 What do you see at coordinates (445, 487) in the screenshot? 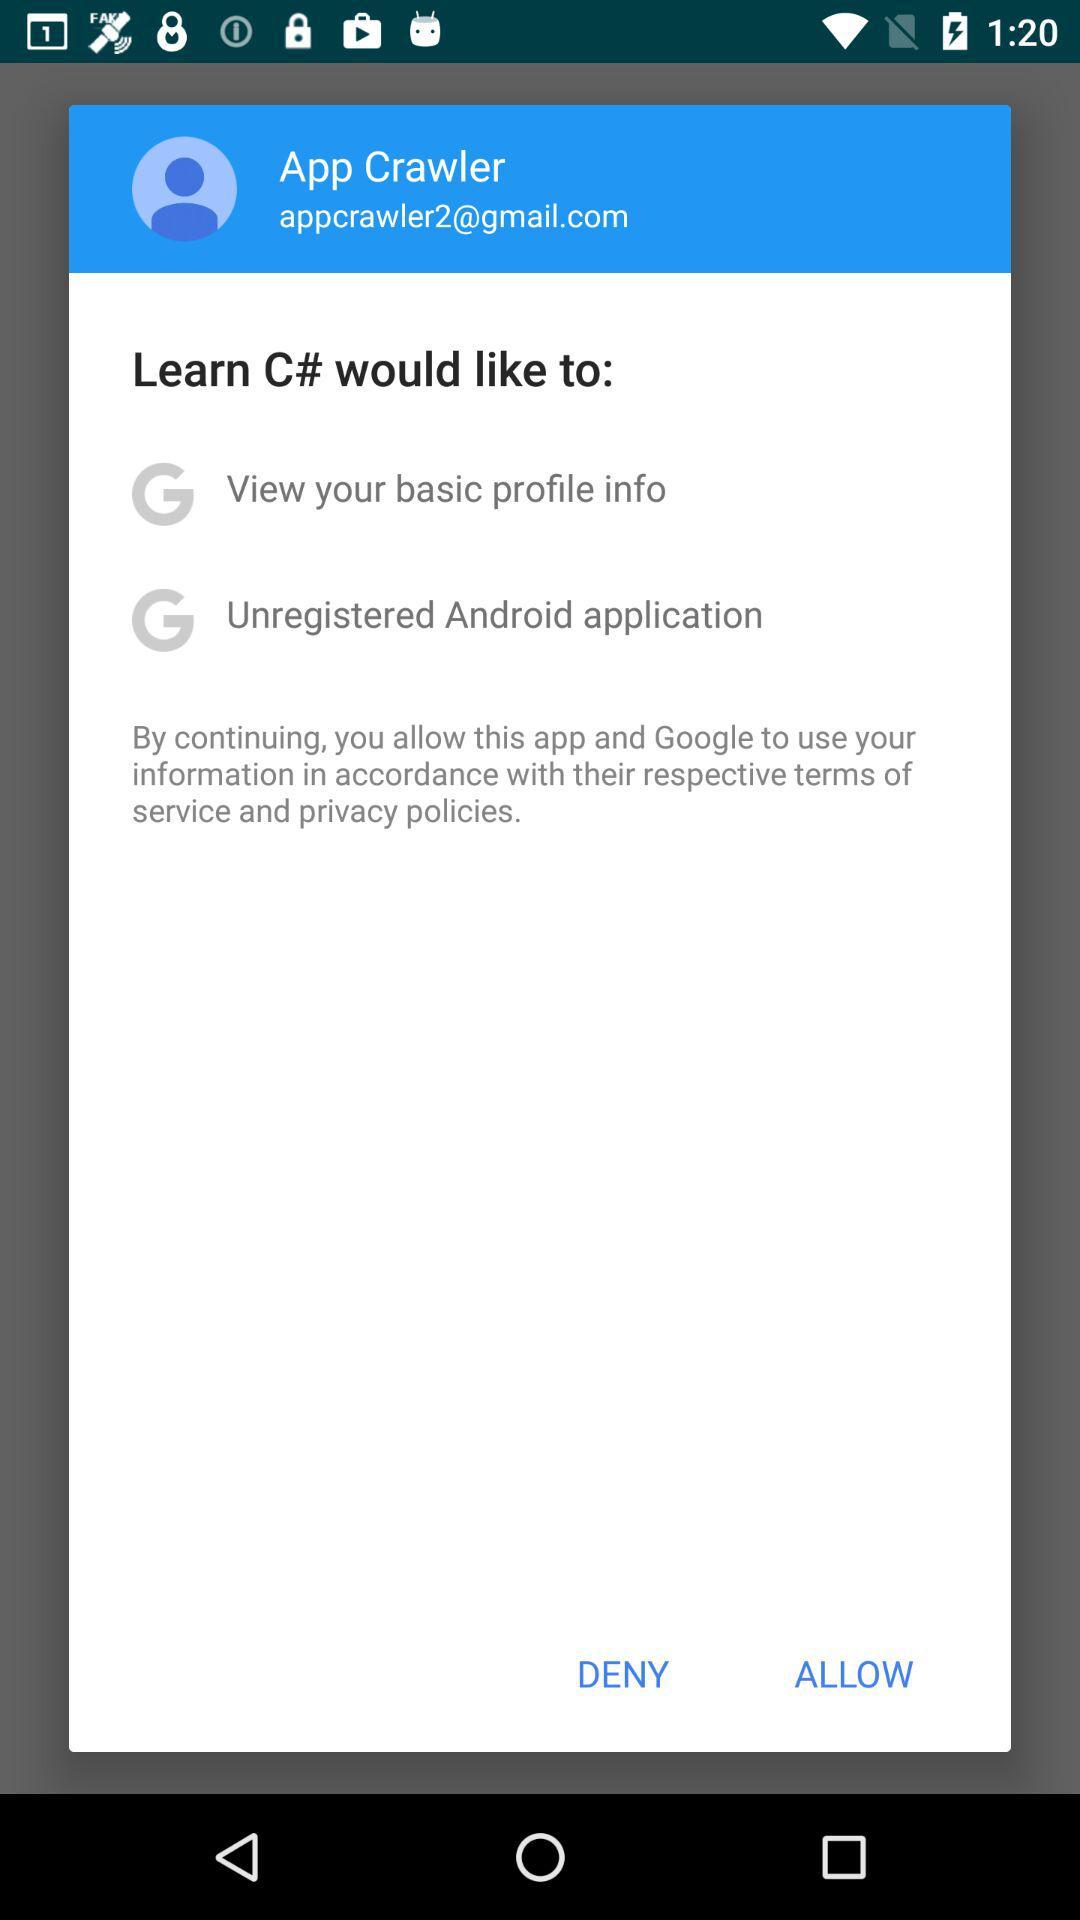
I see `view your basic icon` at bounding box center [445, 487].